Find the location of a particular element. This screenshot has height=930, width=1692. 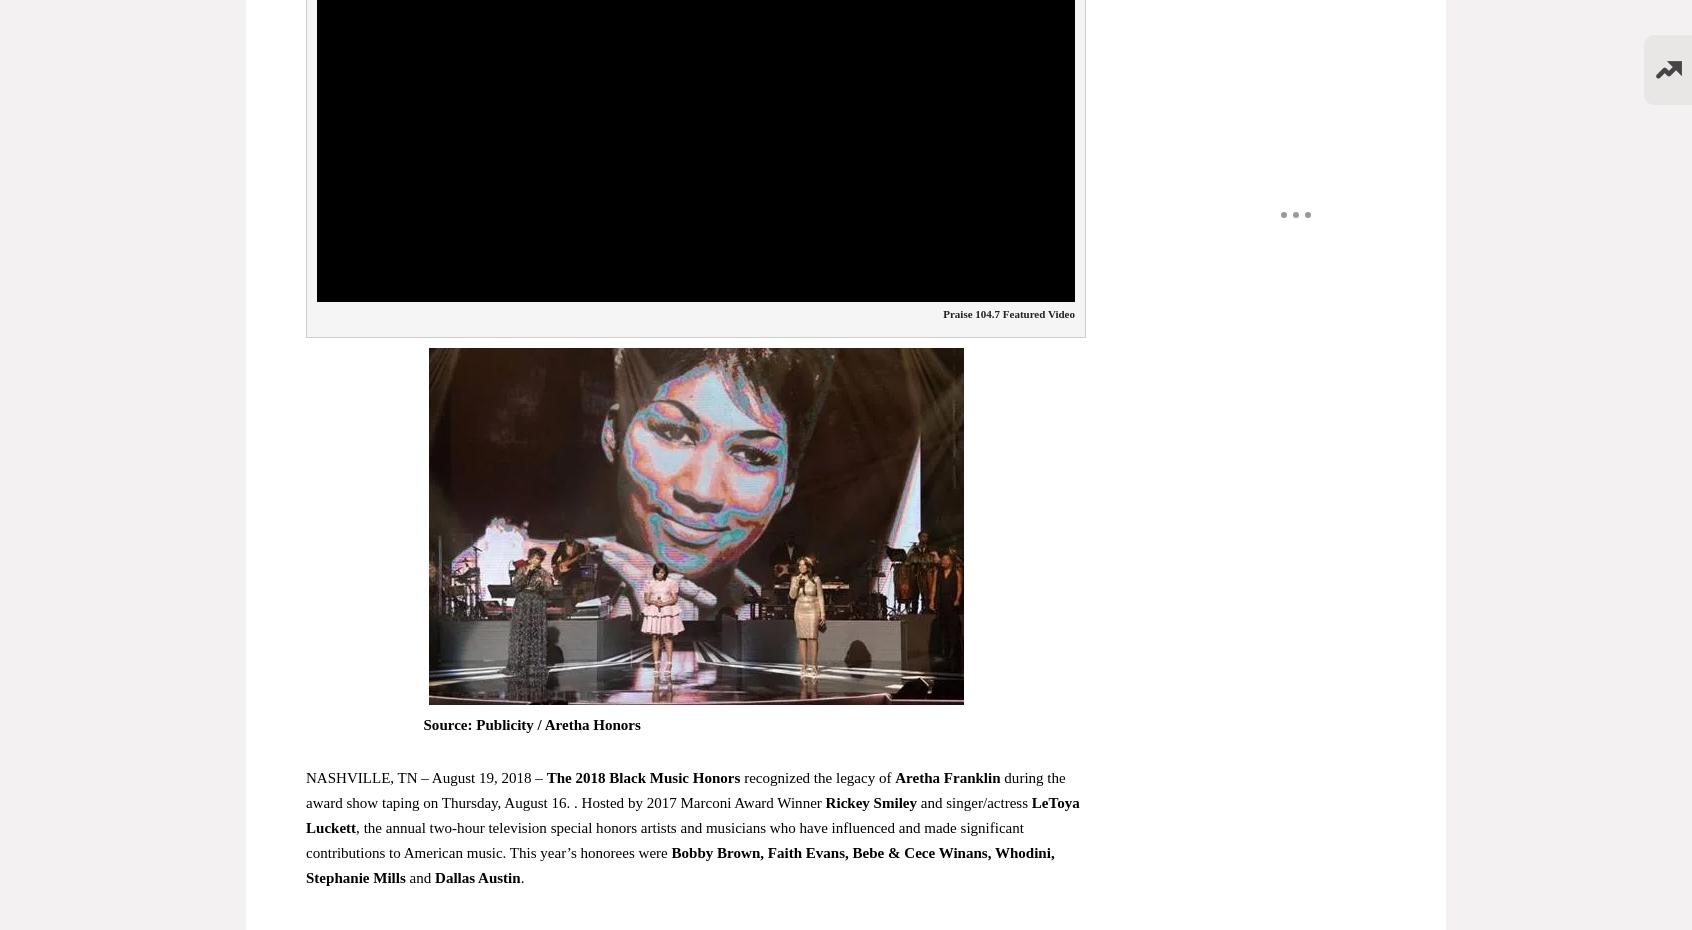

'.' is located at coordinates (519, 876).